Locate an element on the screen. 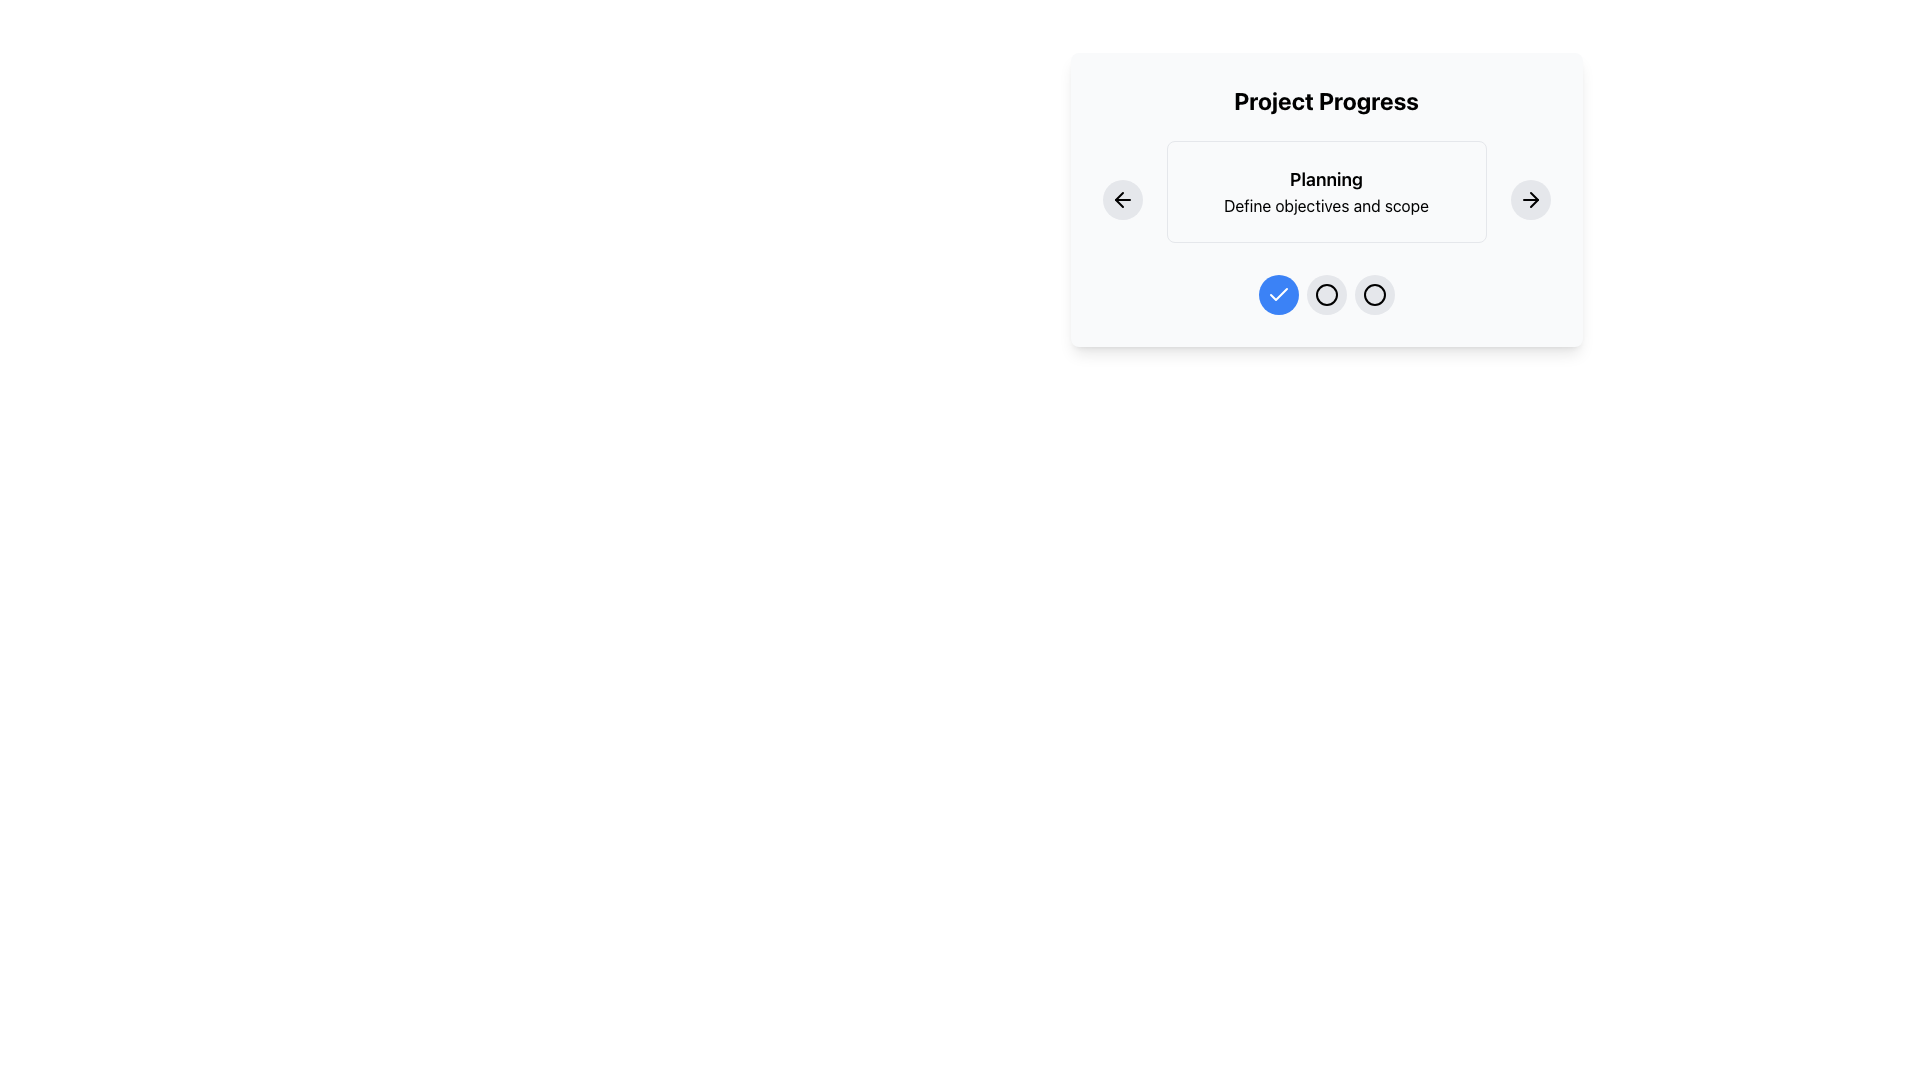 The width and height of the screenshot is (1920, 1080). the second circular interactive button located in a single row of similar buttons is located at coordinates (1326, 294).